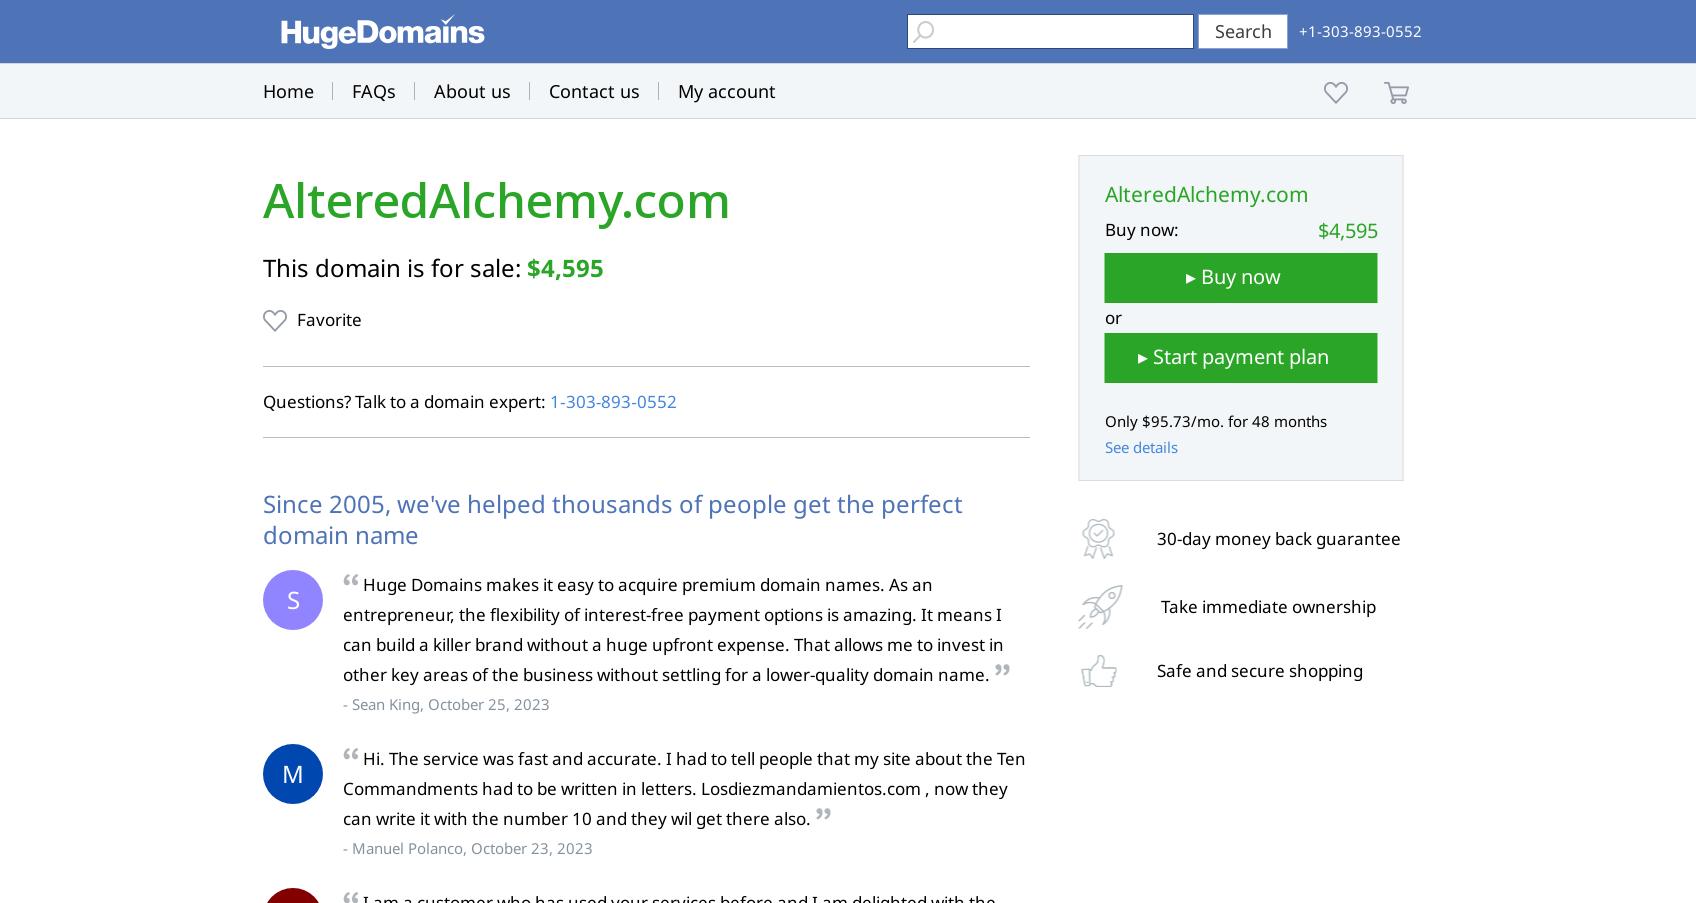 The height and width of the screenshot is (903, 1696). Describe the element at coordinates (594, 91) in the screenshot. I see `'Contact us'` at that location.